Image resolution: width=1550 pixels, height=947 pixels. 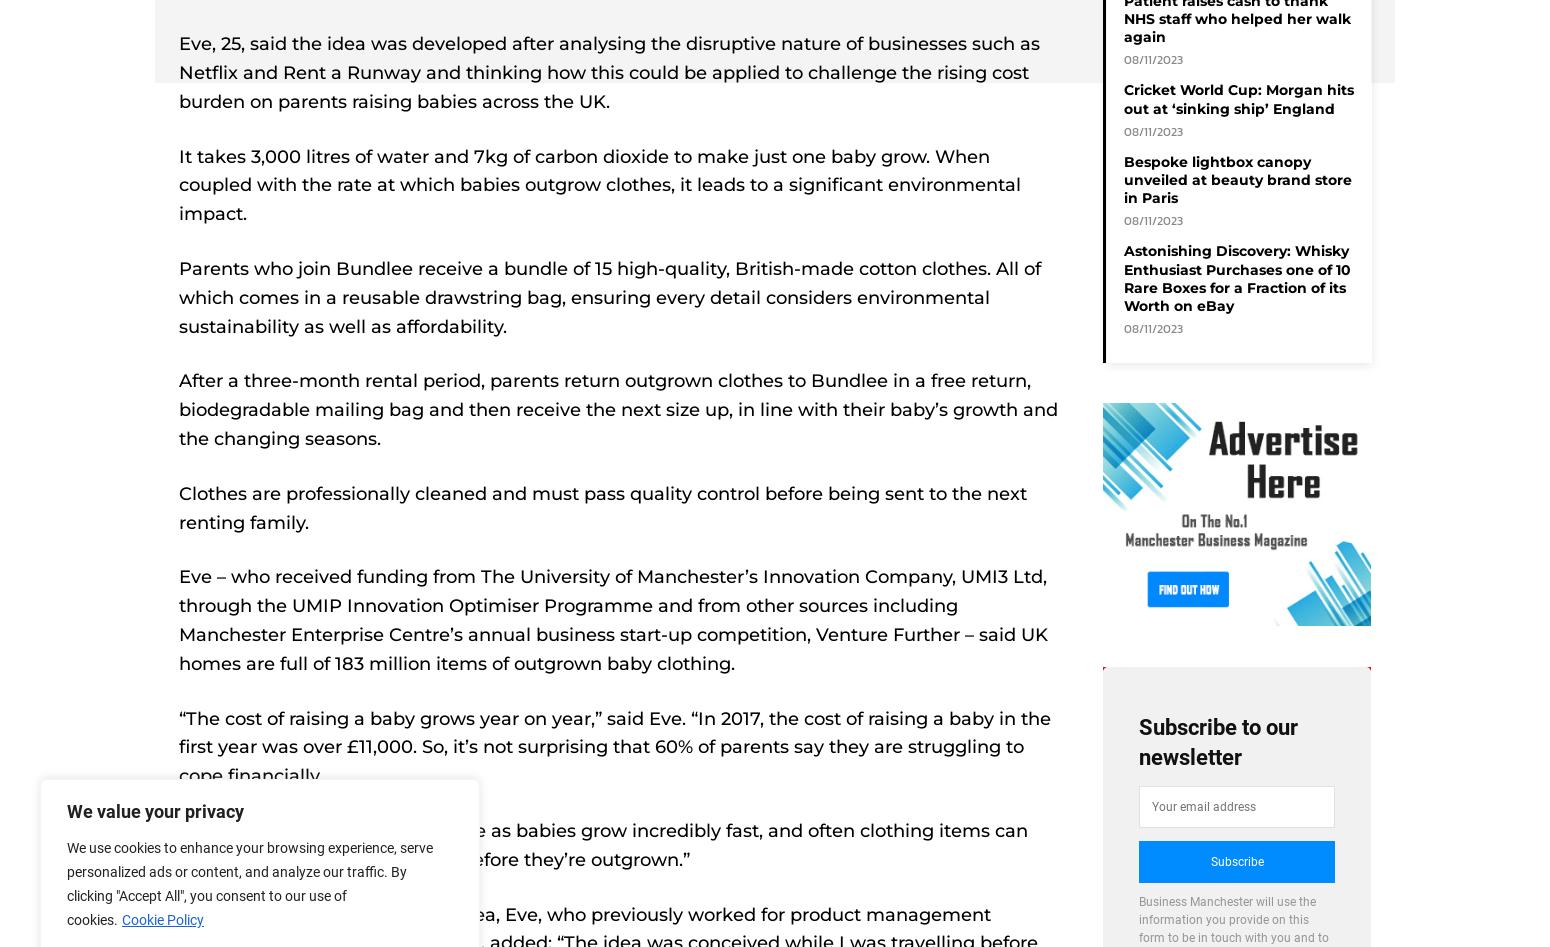 What do you see at coordinates (155, 811) in the screenshot?
I see `'We value your privacy'` at bounding box center [155, 811].